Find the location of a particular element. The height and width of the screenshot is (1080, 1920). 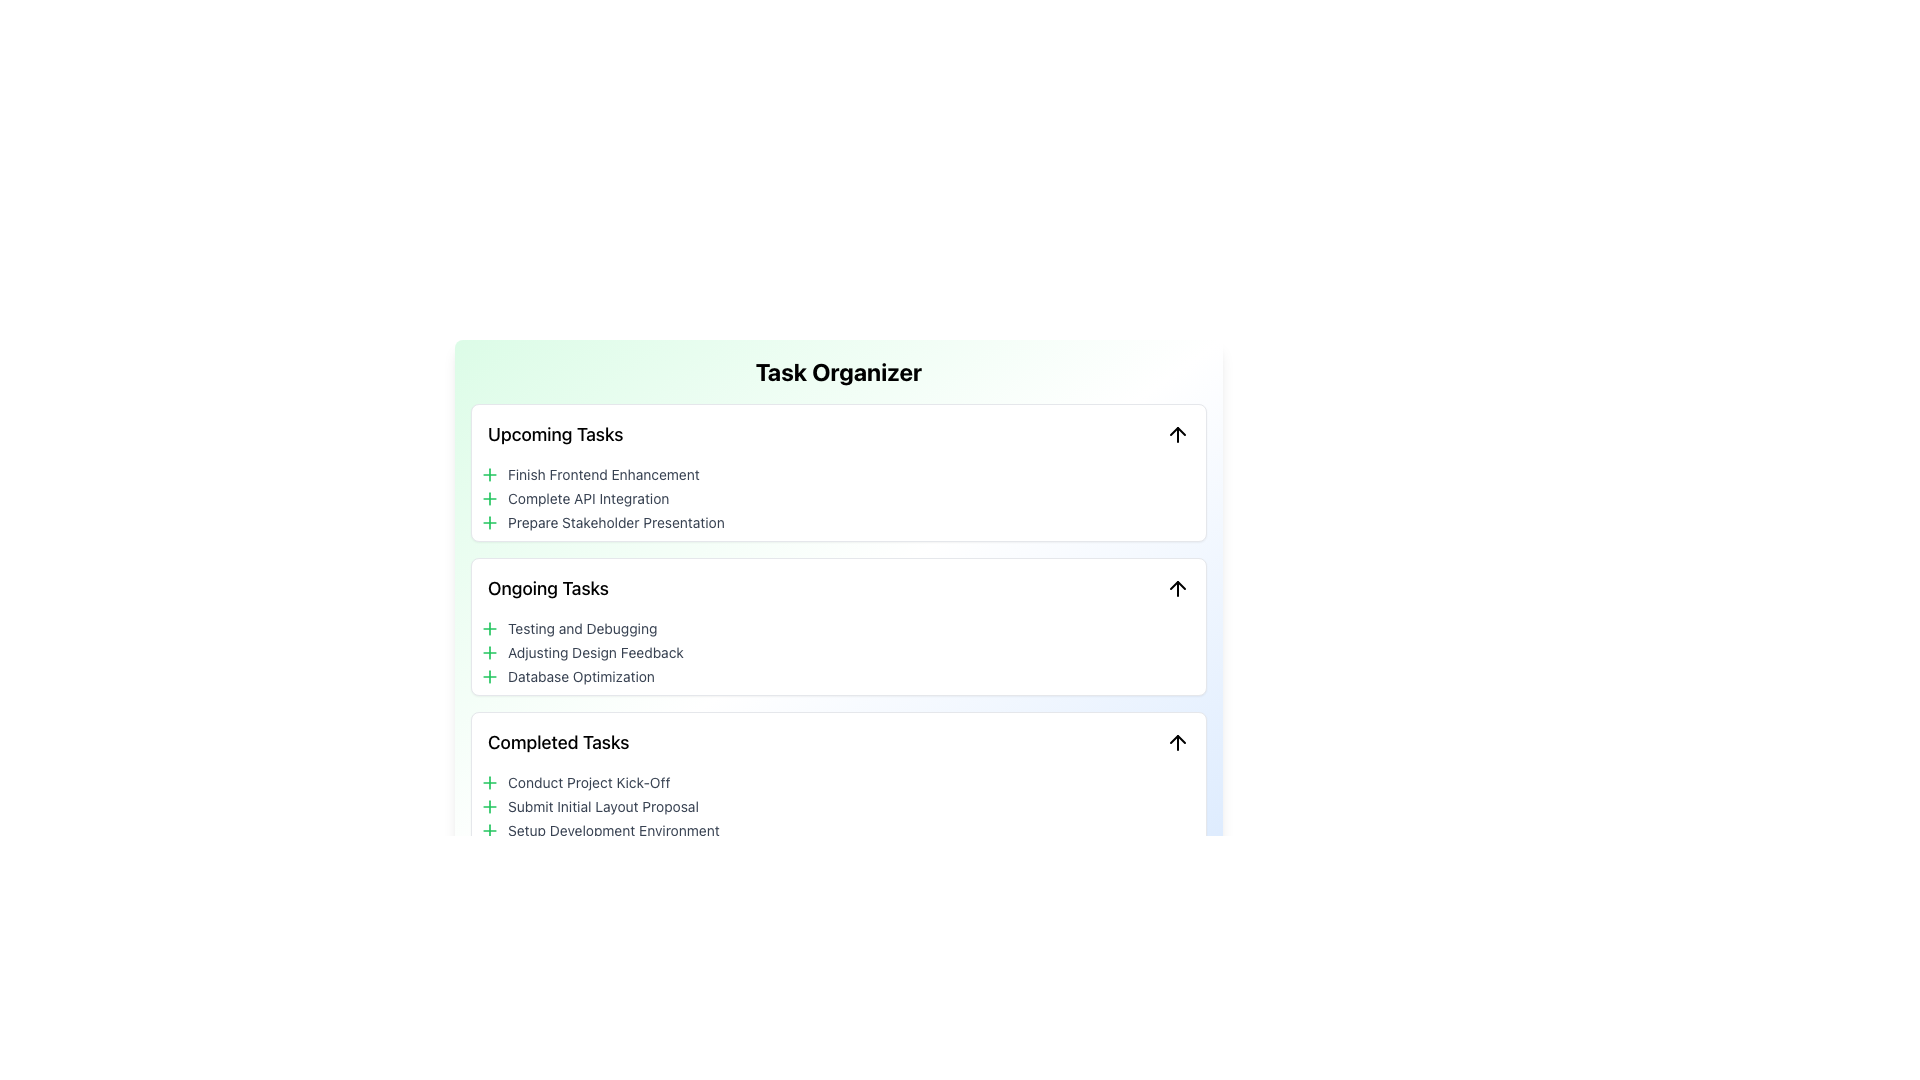

the green plus symbol button located at the top-left of the 'Testing and Debugging' text in the 'Ongoing Tasks' section is located at coordinates (489, 627).